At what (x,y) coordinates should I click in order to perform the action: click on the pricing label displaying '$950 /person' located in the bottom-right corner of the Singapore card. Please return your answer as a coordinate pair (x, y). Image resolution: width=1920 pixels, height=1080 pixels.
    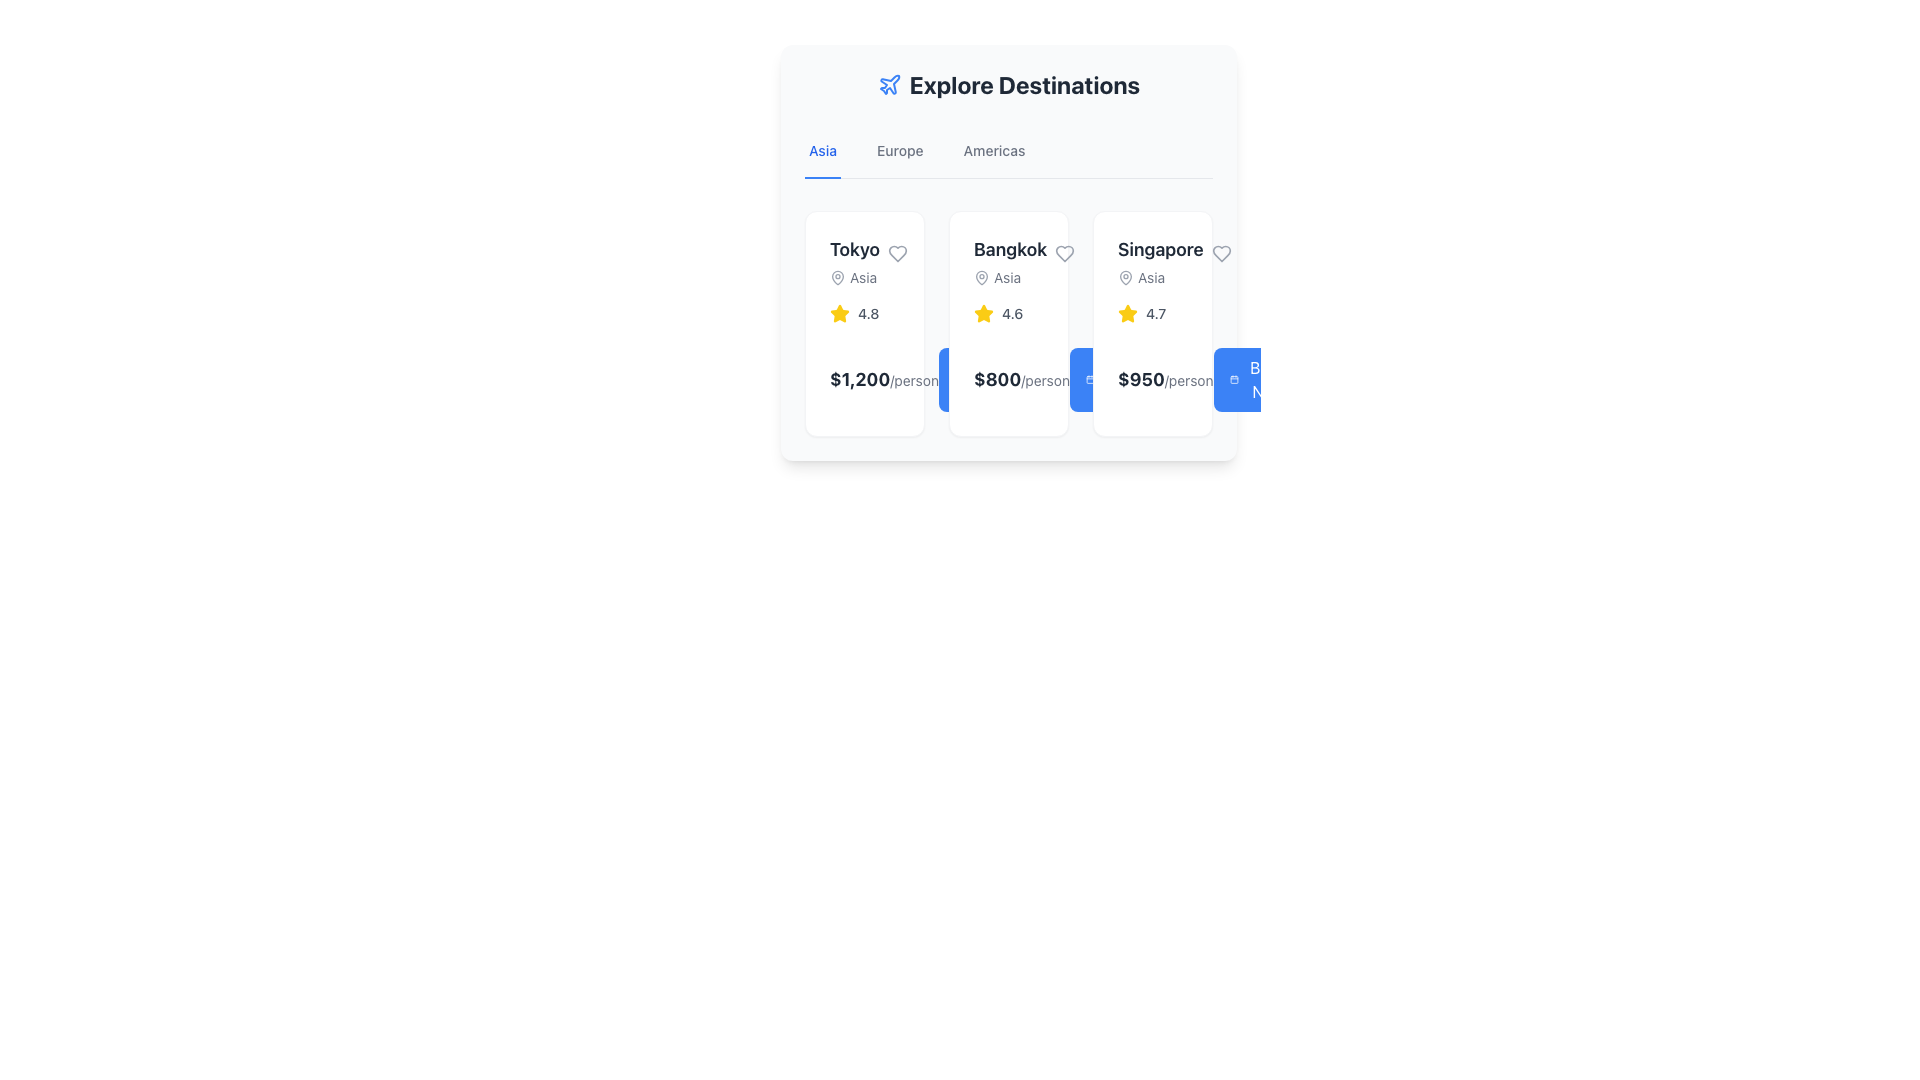
    Looking at the image, I should click on (1165, 380).